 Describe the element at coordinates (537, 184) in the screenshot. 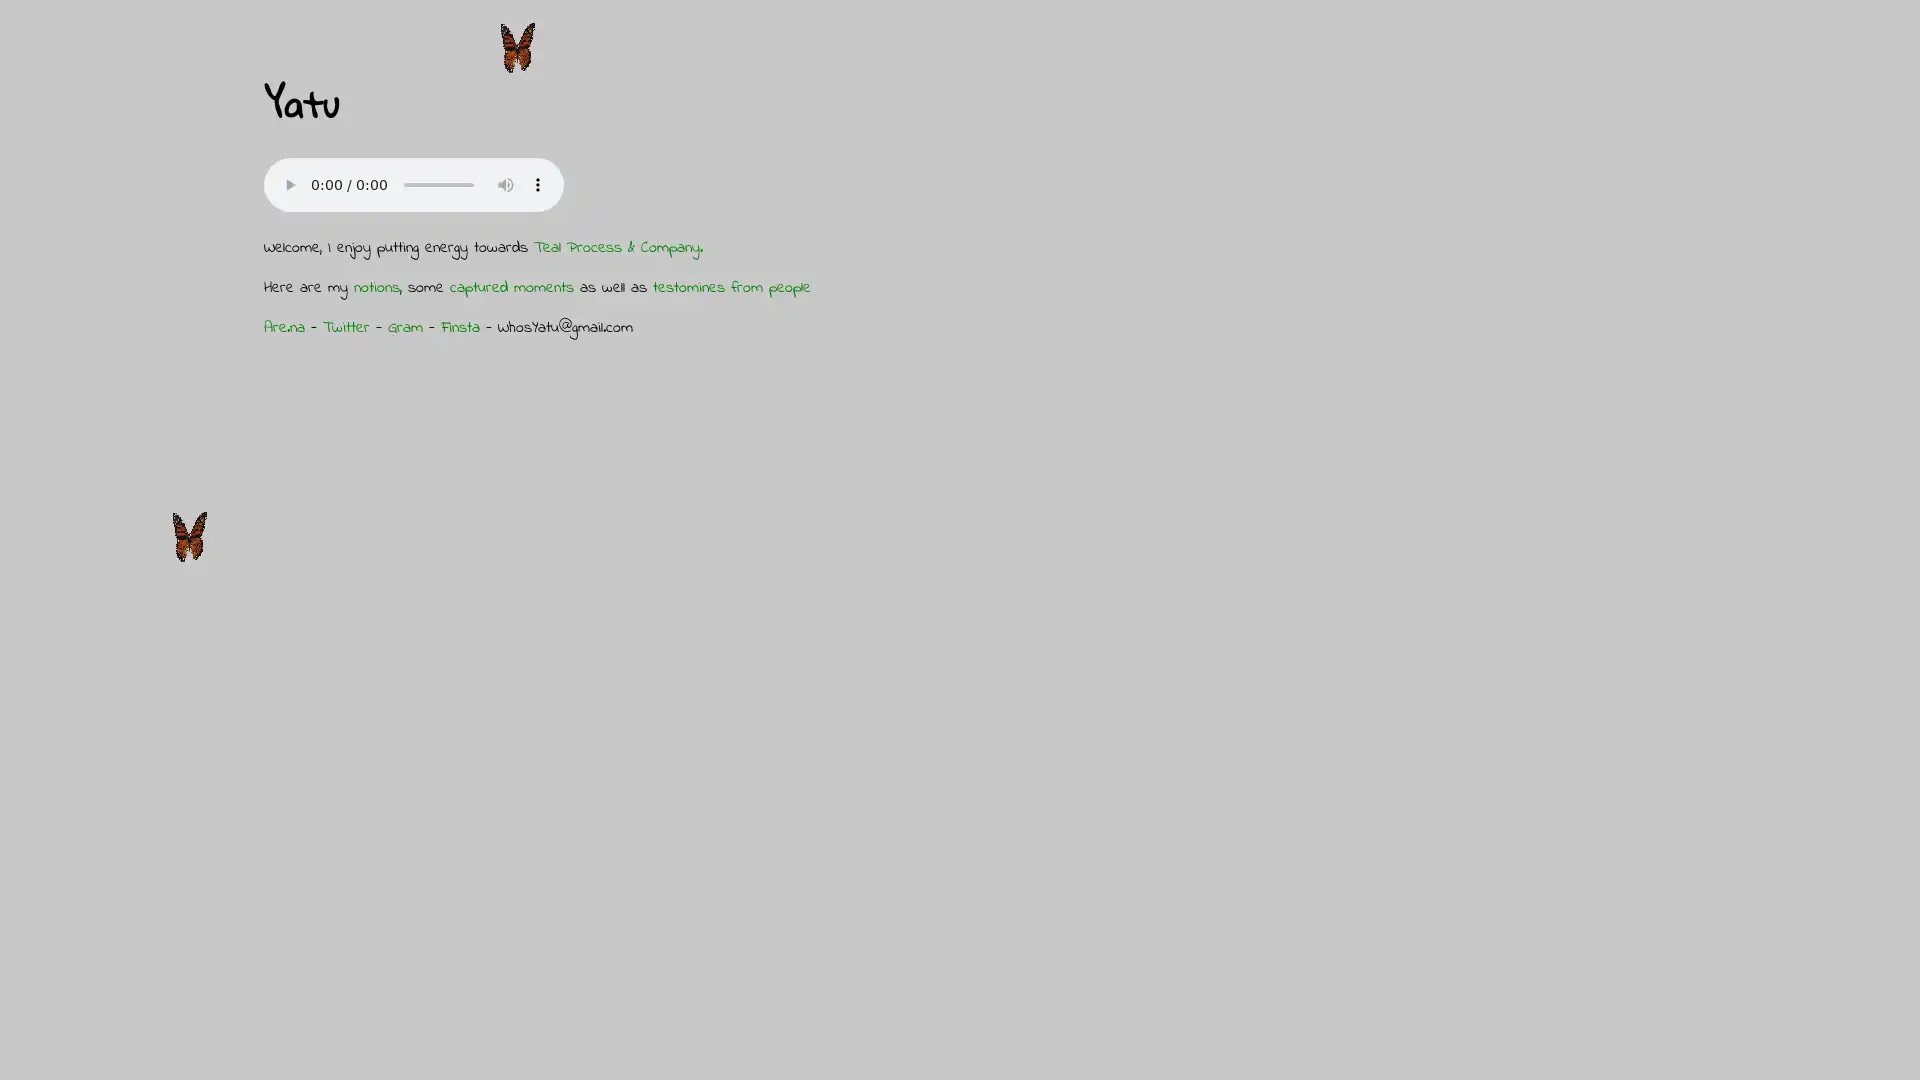

I see `show more media controls` at that location.